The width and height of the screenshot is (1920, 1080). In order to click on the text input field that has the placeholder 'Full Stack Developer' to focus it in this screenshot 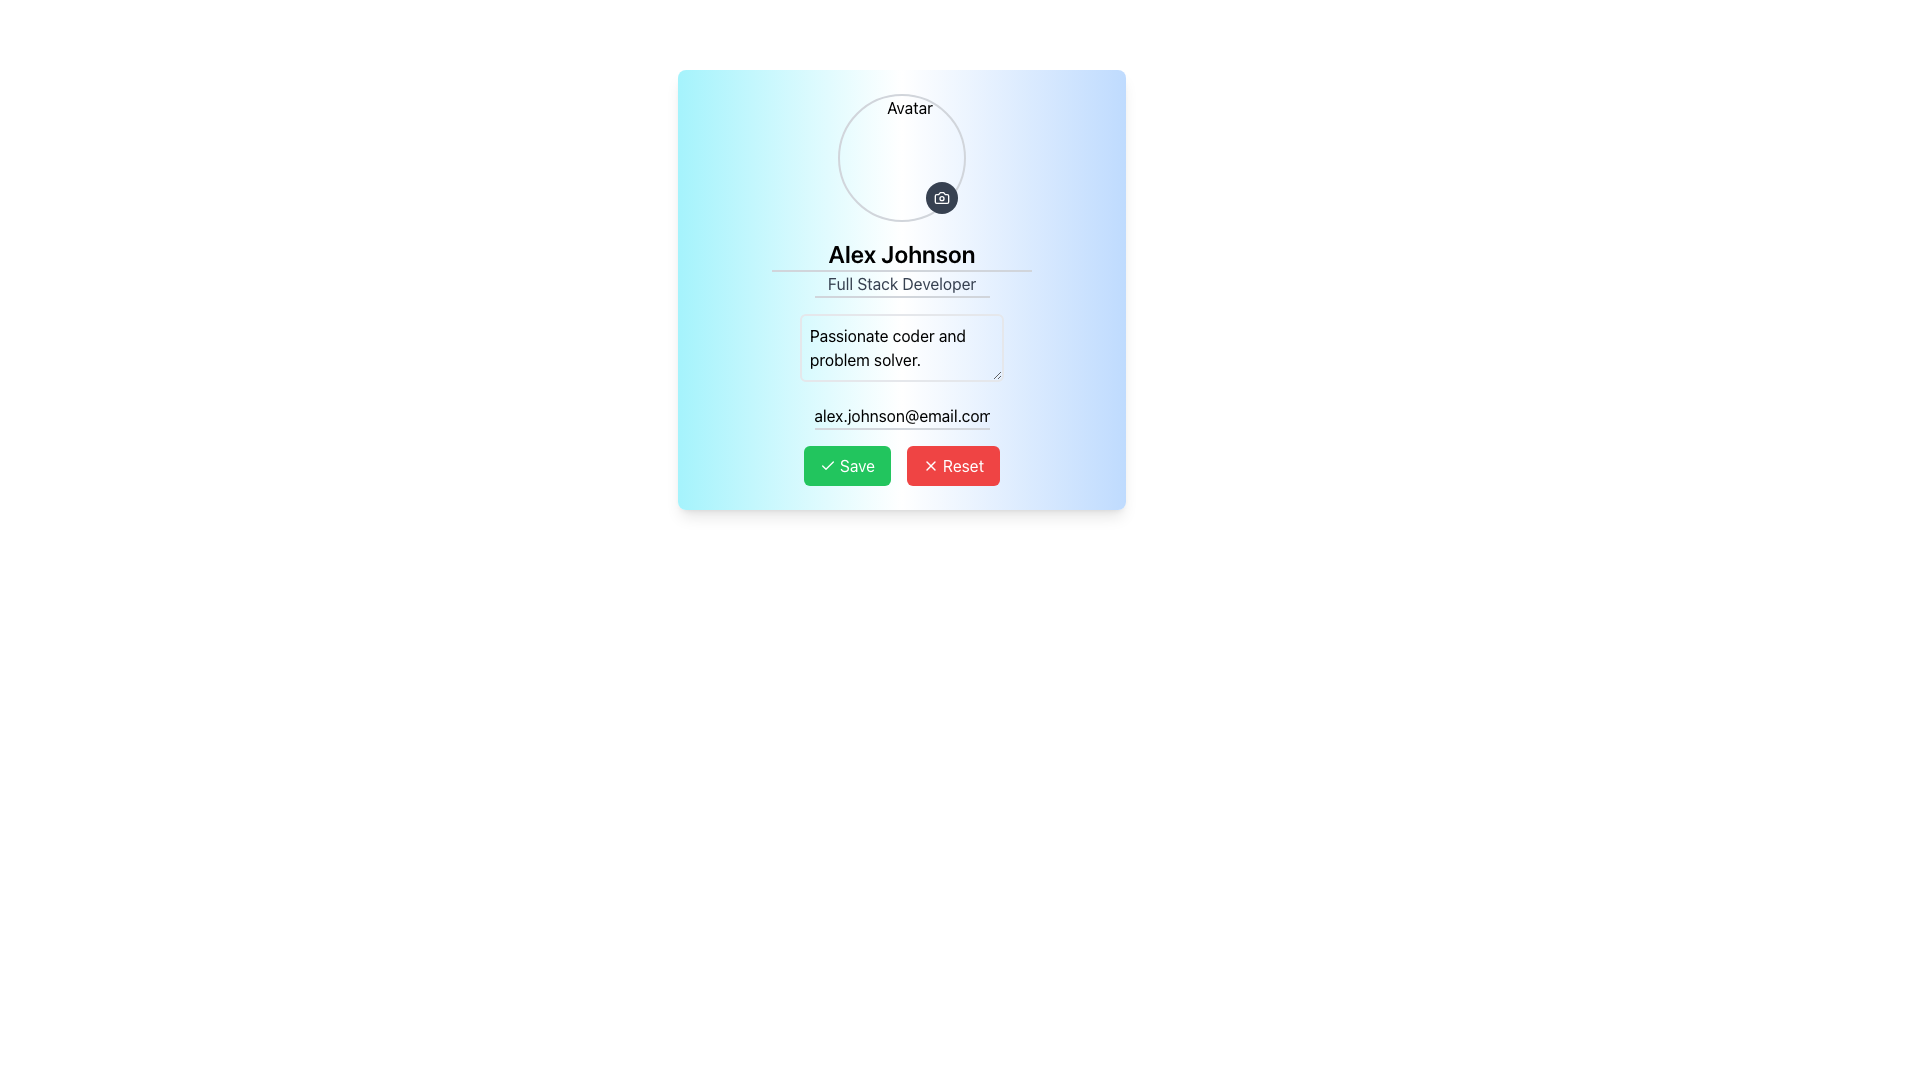, I will do `click(901, 285)`.